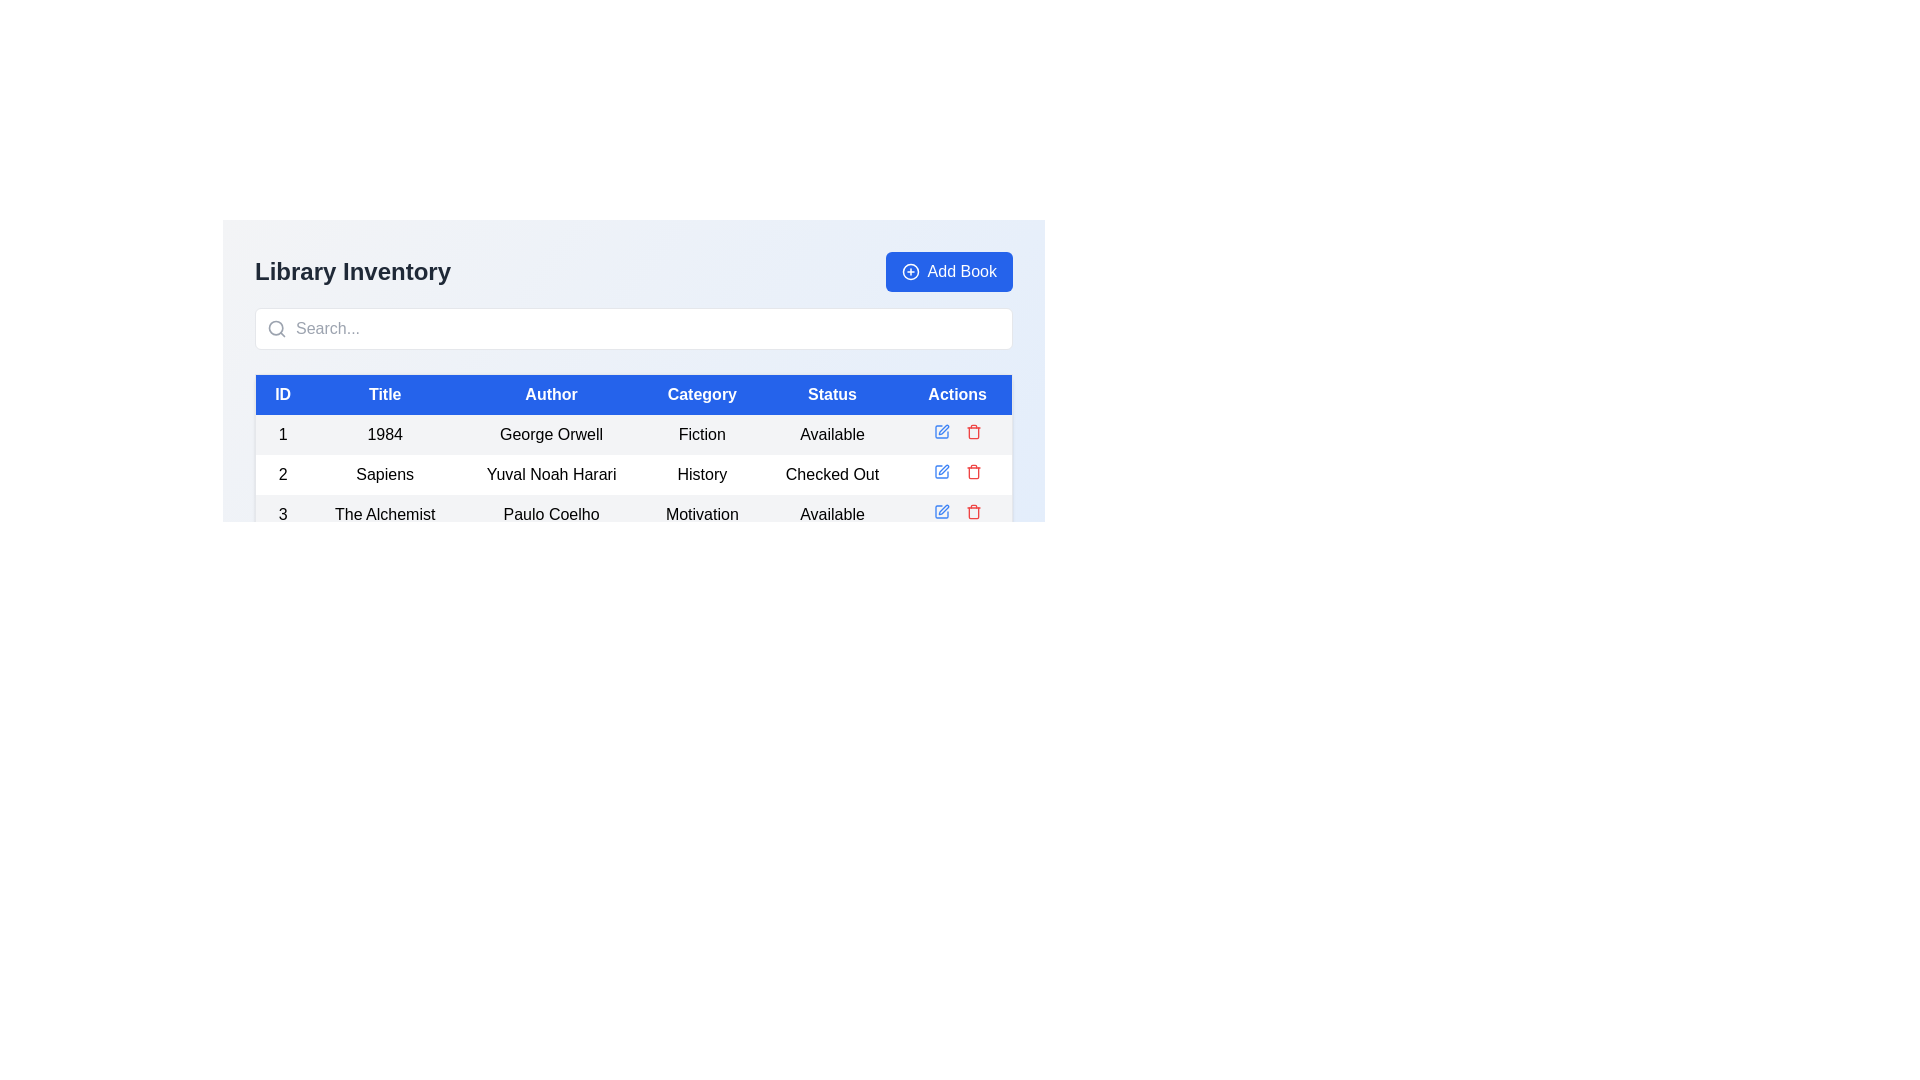 Image resolution: width=1920 pixels, height=1080 pixels. What do you see at coordinates (281, 514) in the screenshot?
I see `the label representing the unique identifier for the book 'The Alchemist' in the library inventory table, located in the leftmost column under the 'ID' heading` at bounding box center [281, 514].